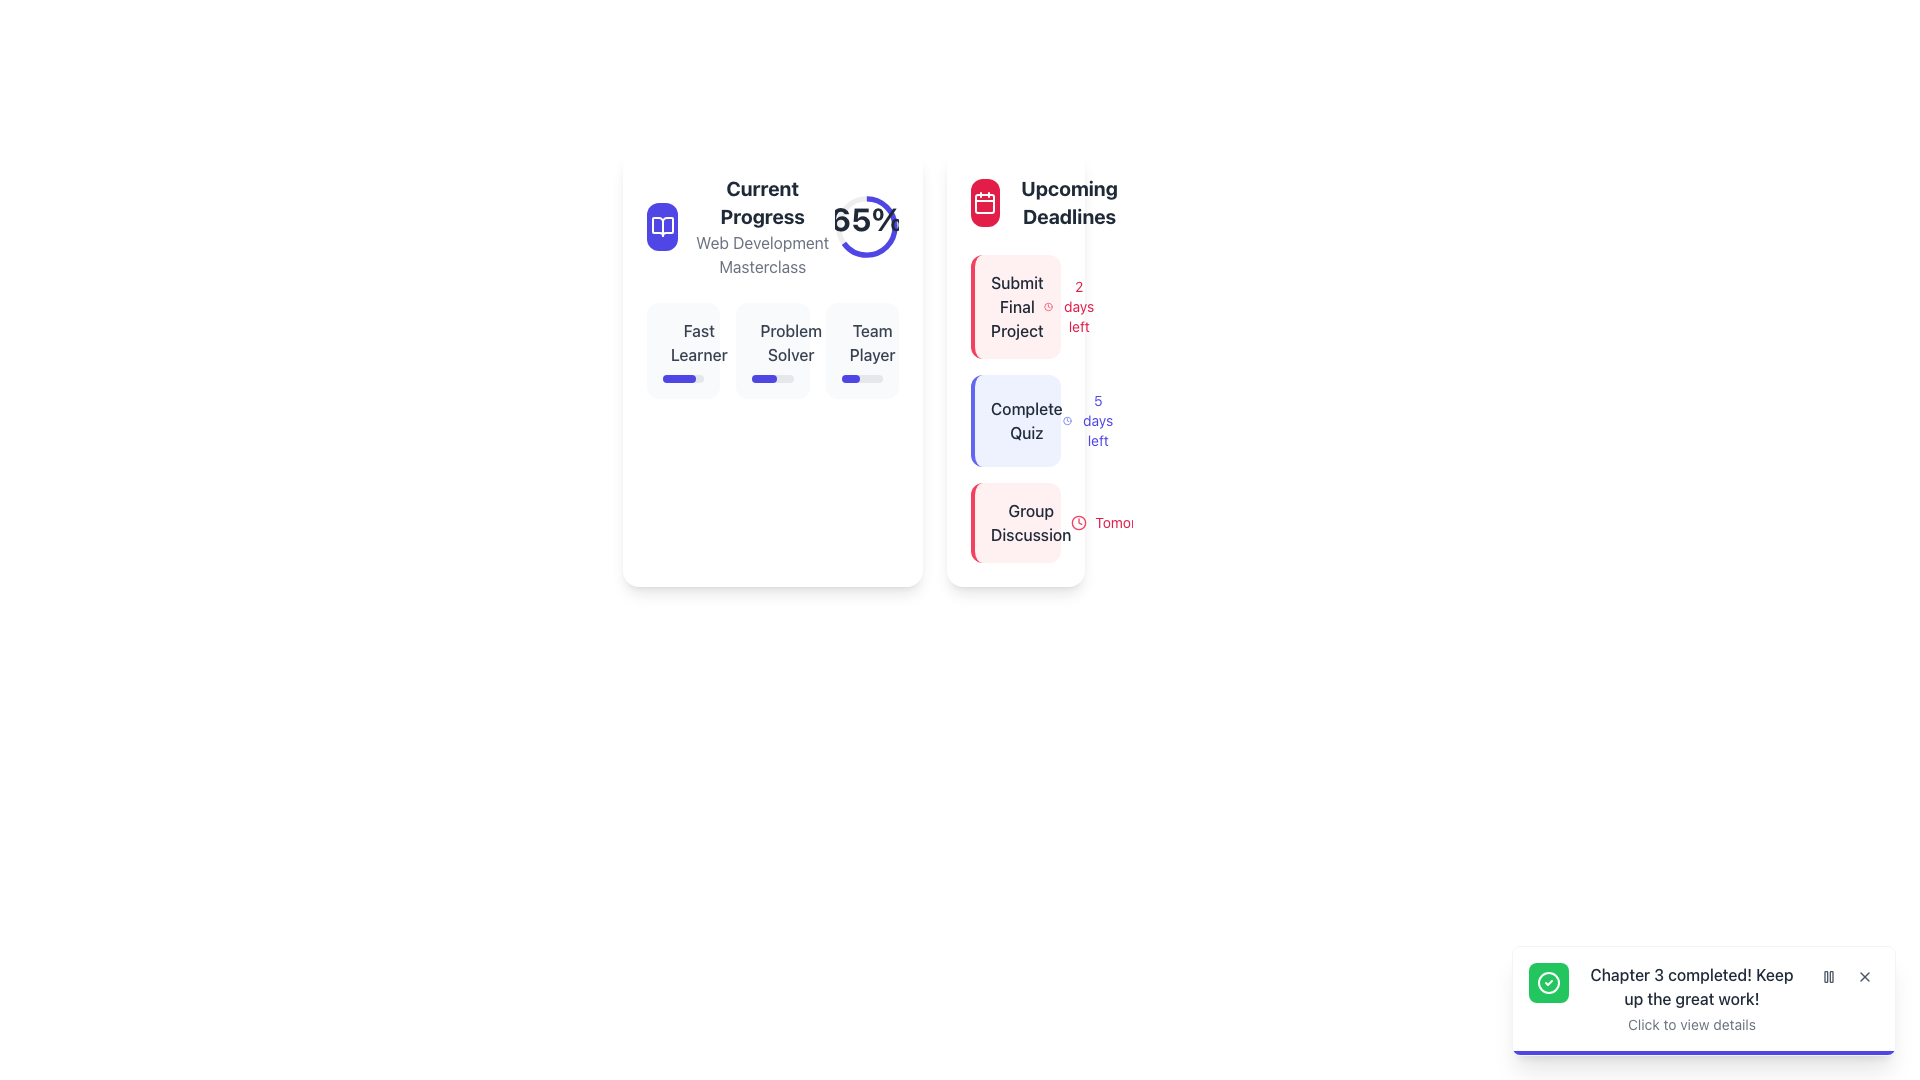 Image resolution: width=1920 pixels, height=1080 pixels. Describe the element at coordinates (1703, 999) in the screenshot. I see `the Notification Panel that displays 'Chapter 3 completed! Keep up the great work!' to navigate details` at that location.